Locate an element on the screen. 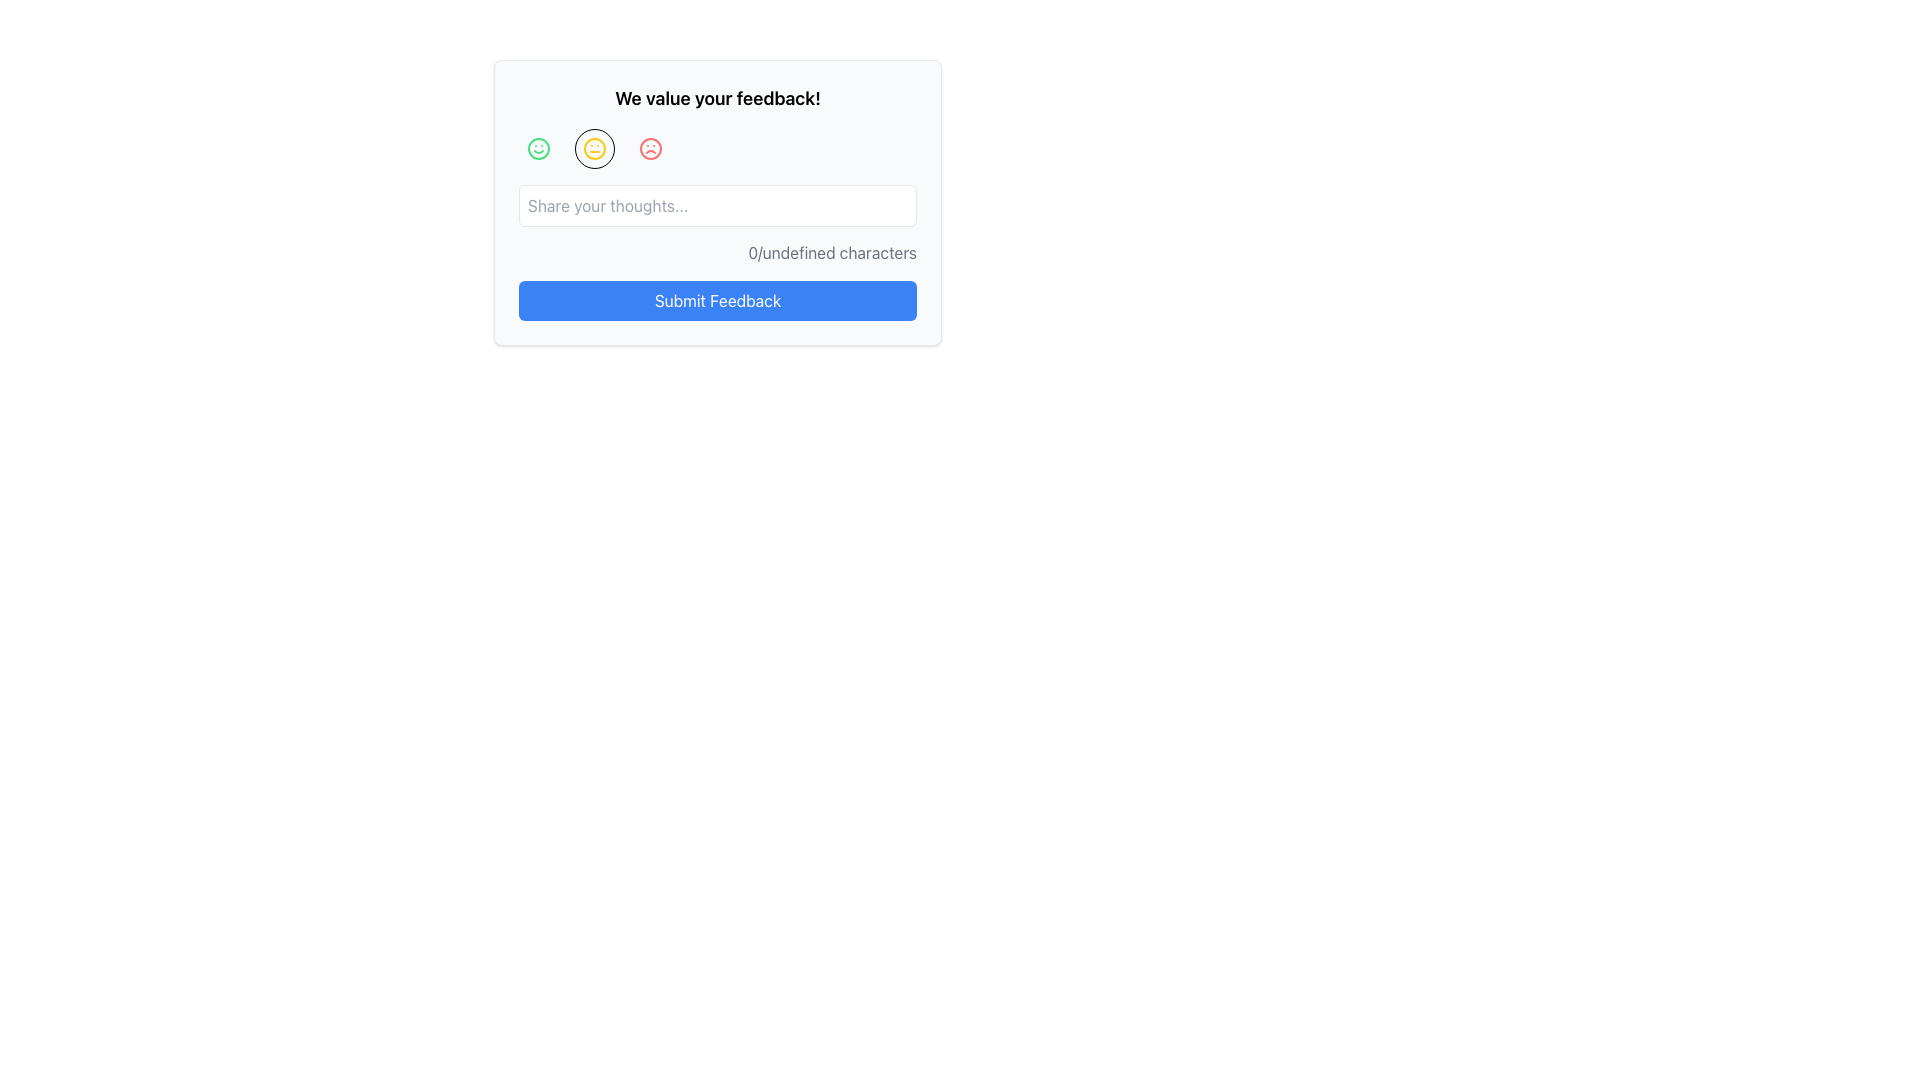  the SVG circle element that forms the outer perimeter of the leftmost smiley face icon in the feedback section is located at coordinates (538, 148).